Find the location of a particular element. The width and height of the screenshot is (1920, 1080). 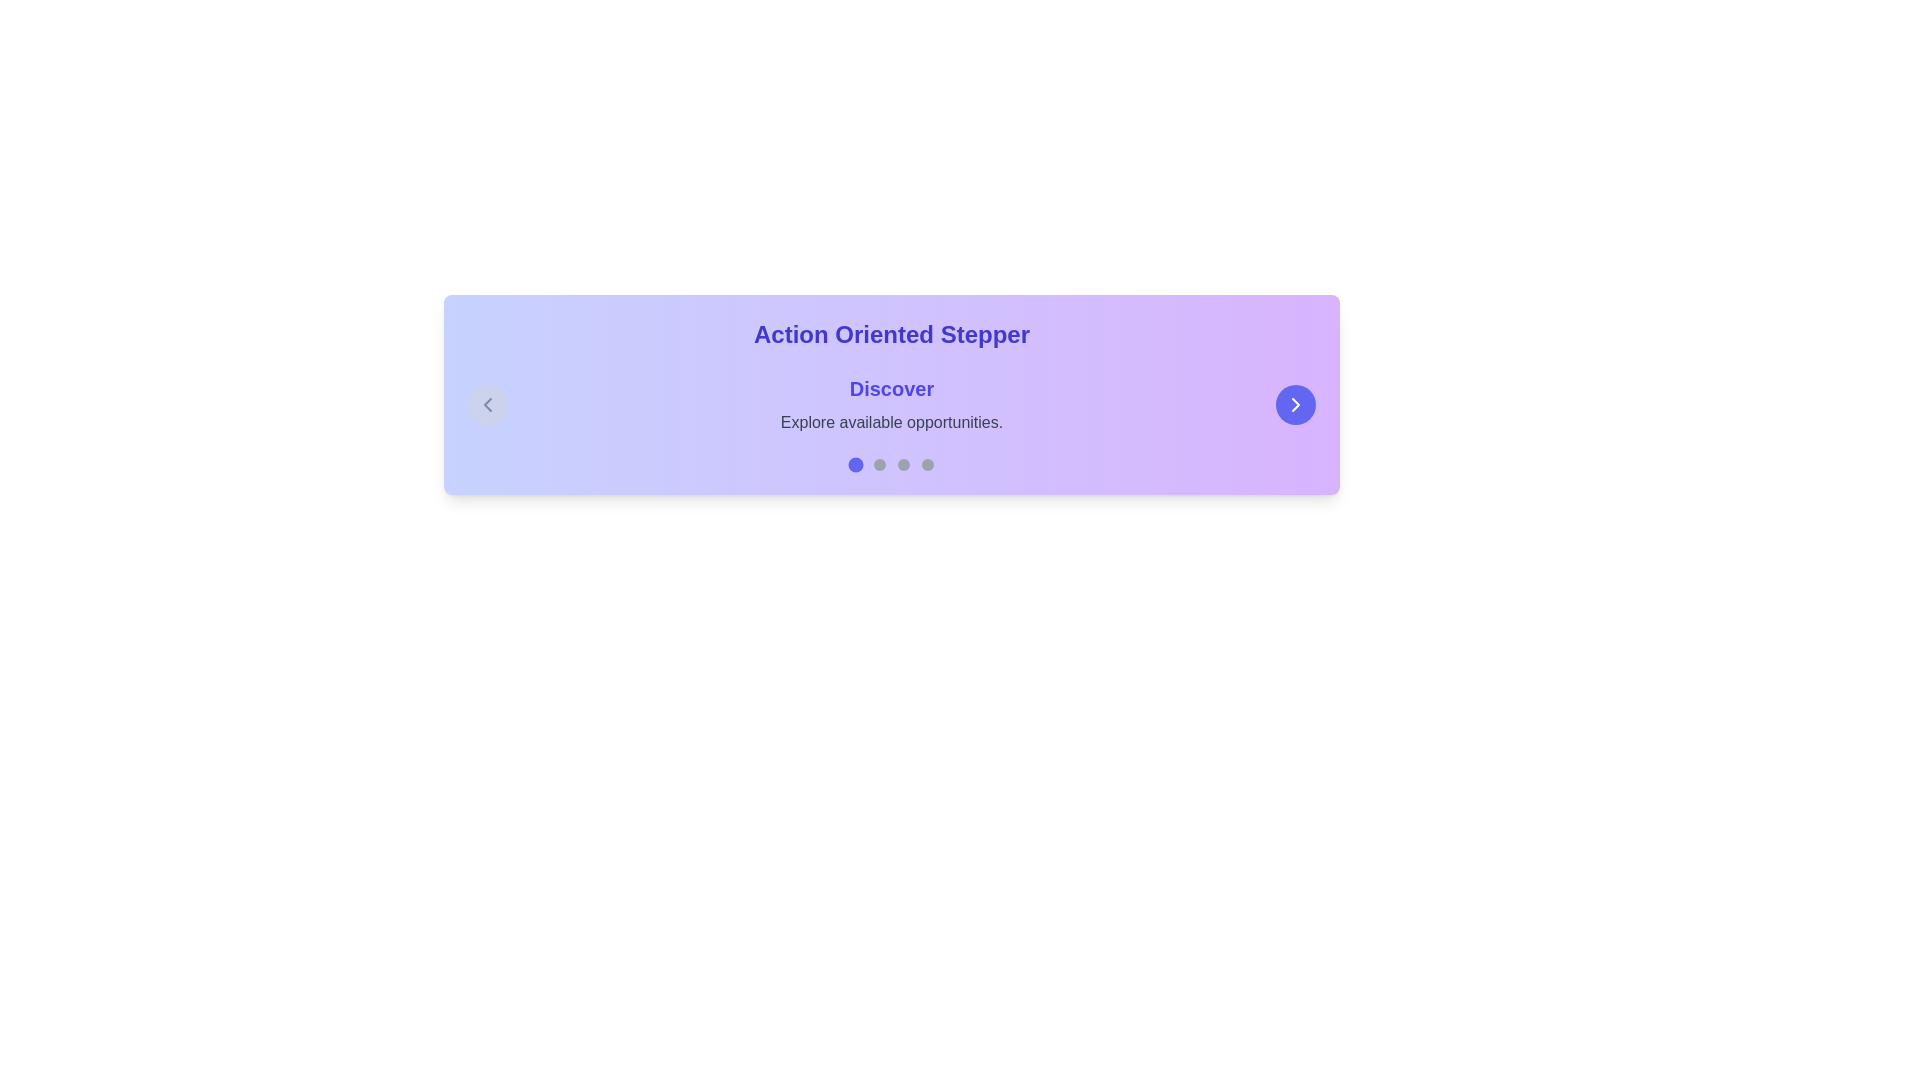

the right-pointing chevron icon within the circular indigo button on the right side of the card is located at coordinates (1296, 405).